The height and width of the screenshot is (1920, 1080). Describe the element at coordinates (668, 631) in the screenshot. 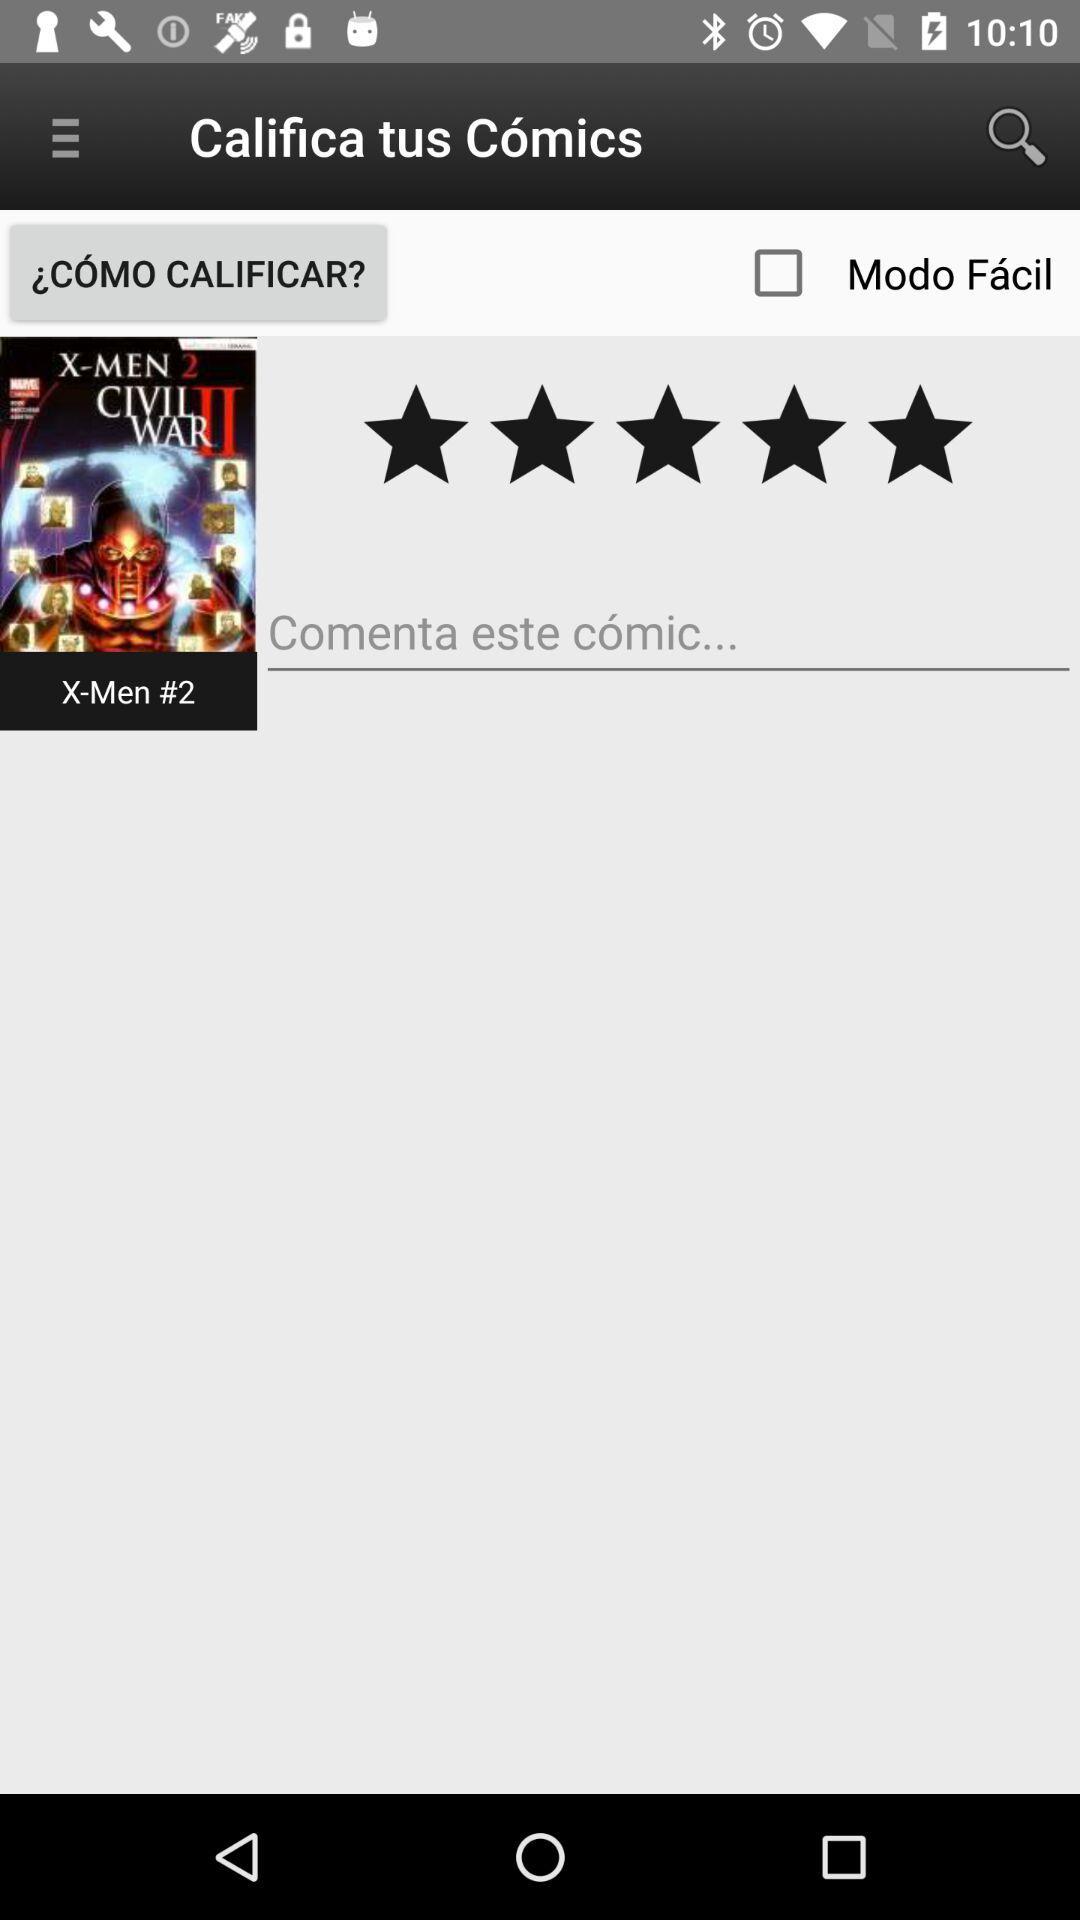

I see `leave a comment` at that location.